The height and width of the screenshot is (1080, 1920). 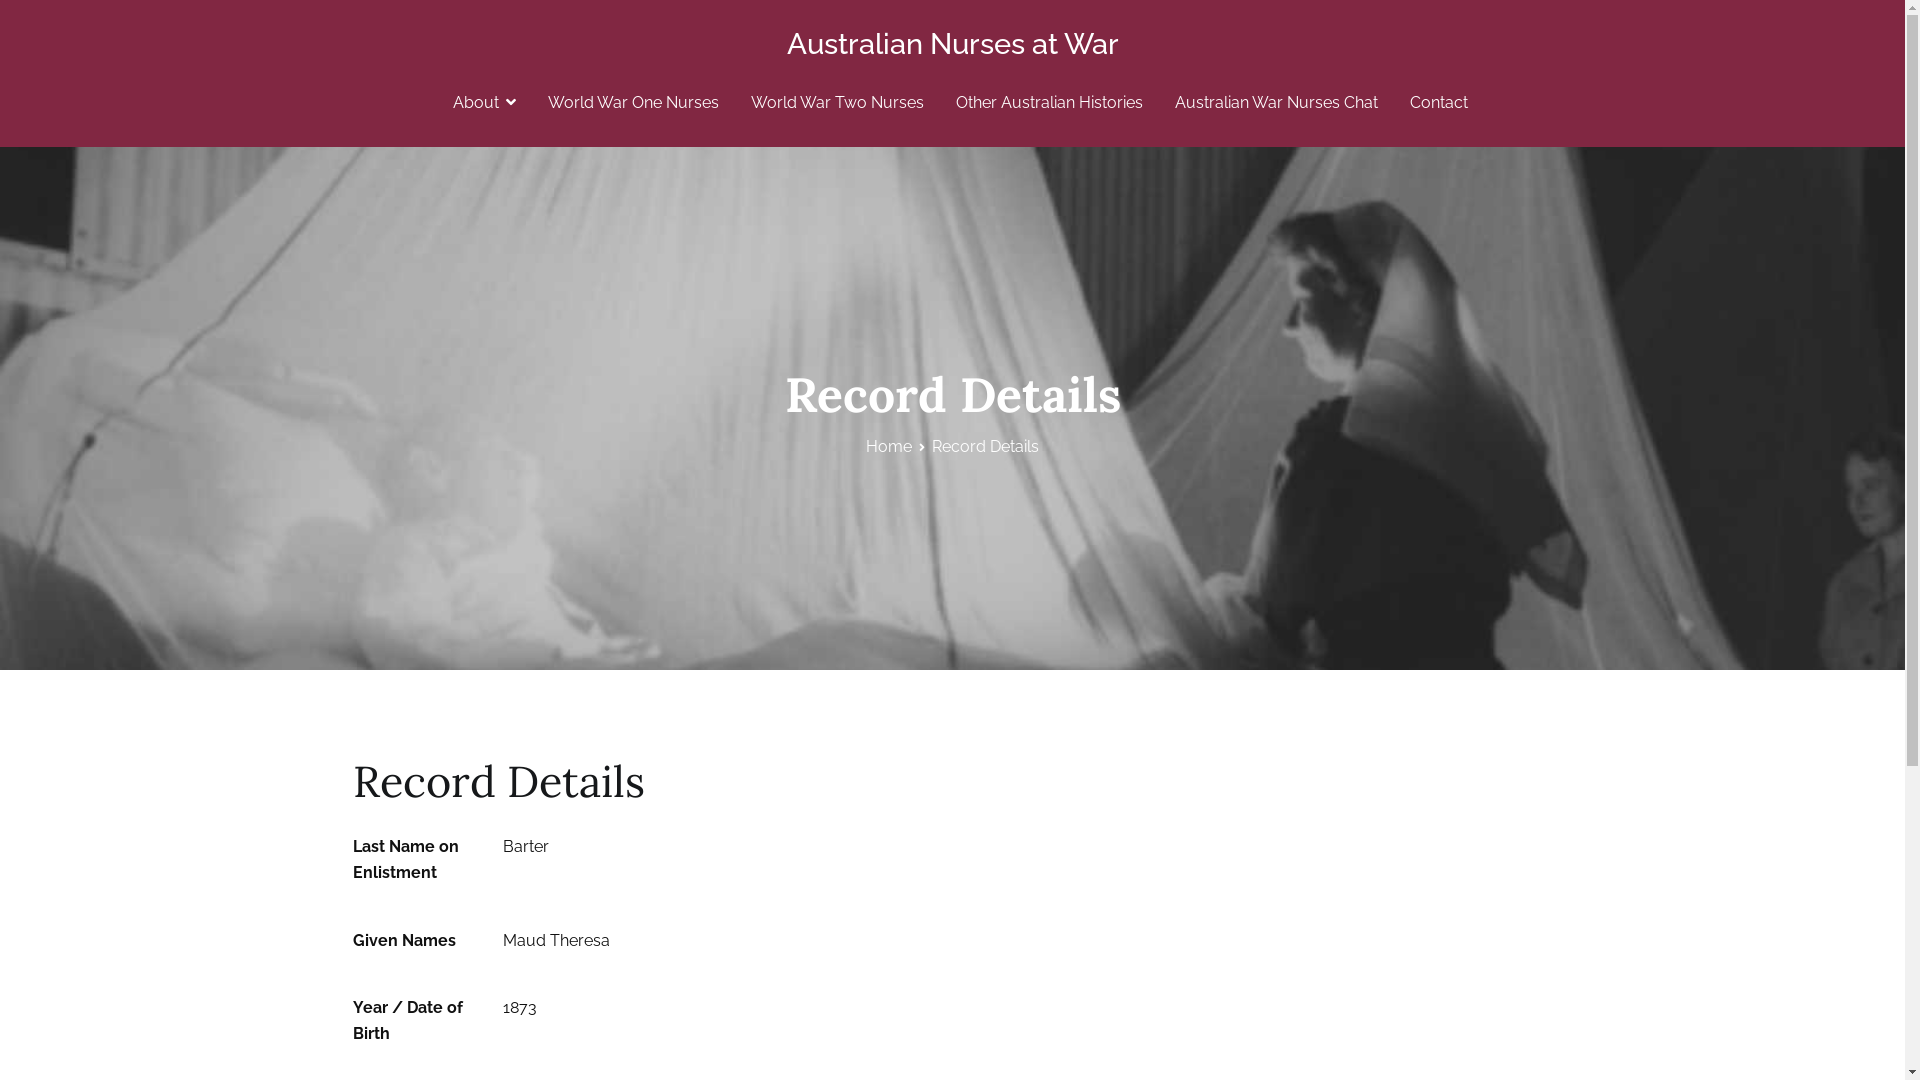 I want to click on 'Home', so click(x=887, y=445).